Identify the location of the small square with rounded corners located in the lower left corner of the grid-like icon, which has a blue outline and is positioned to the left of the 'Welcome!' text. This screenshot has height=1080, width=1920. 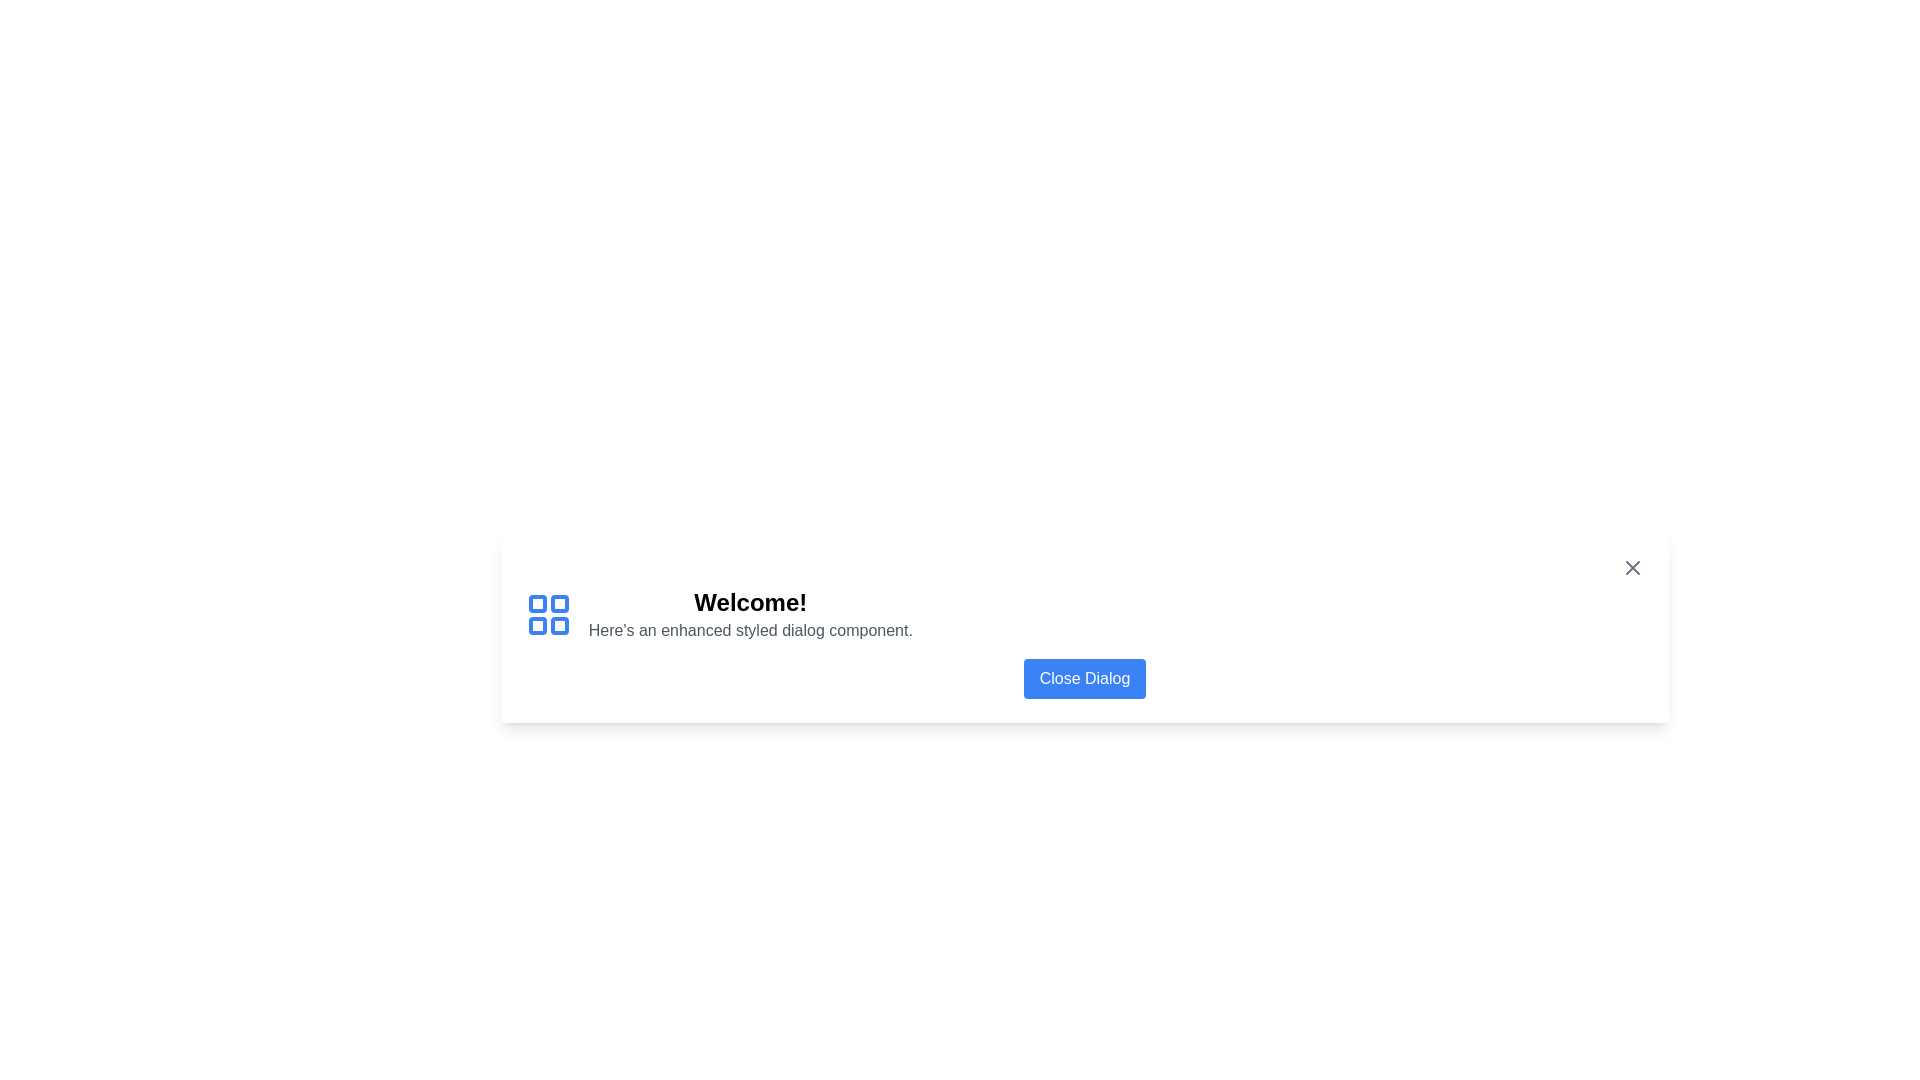
(537, 624).